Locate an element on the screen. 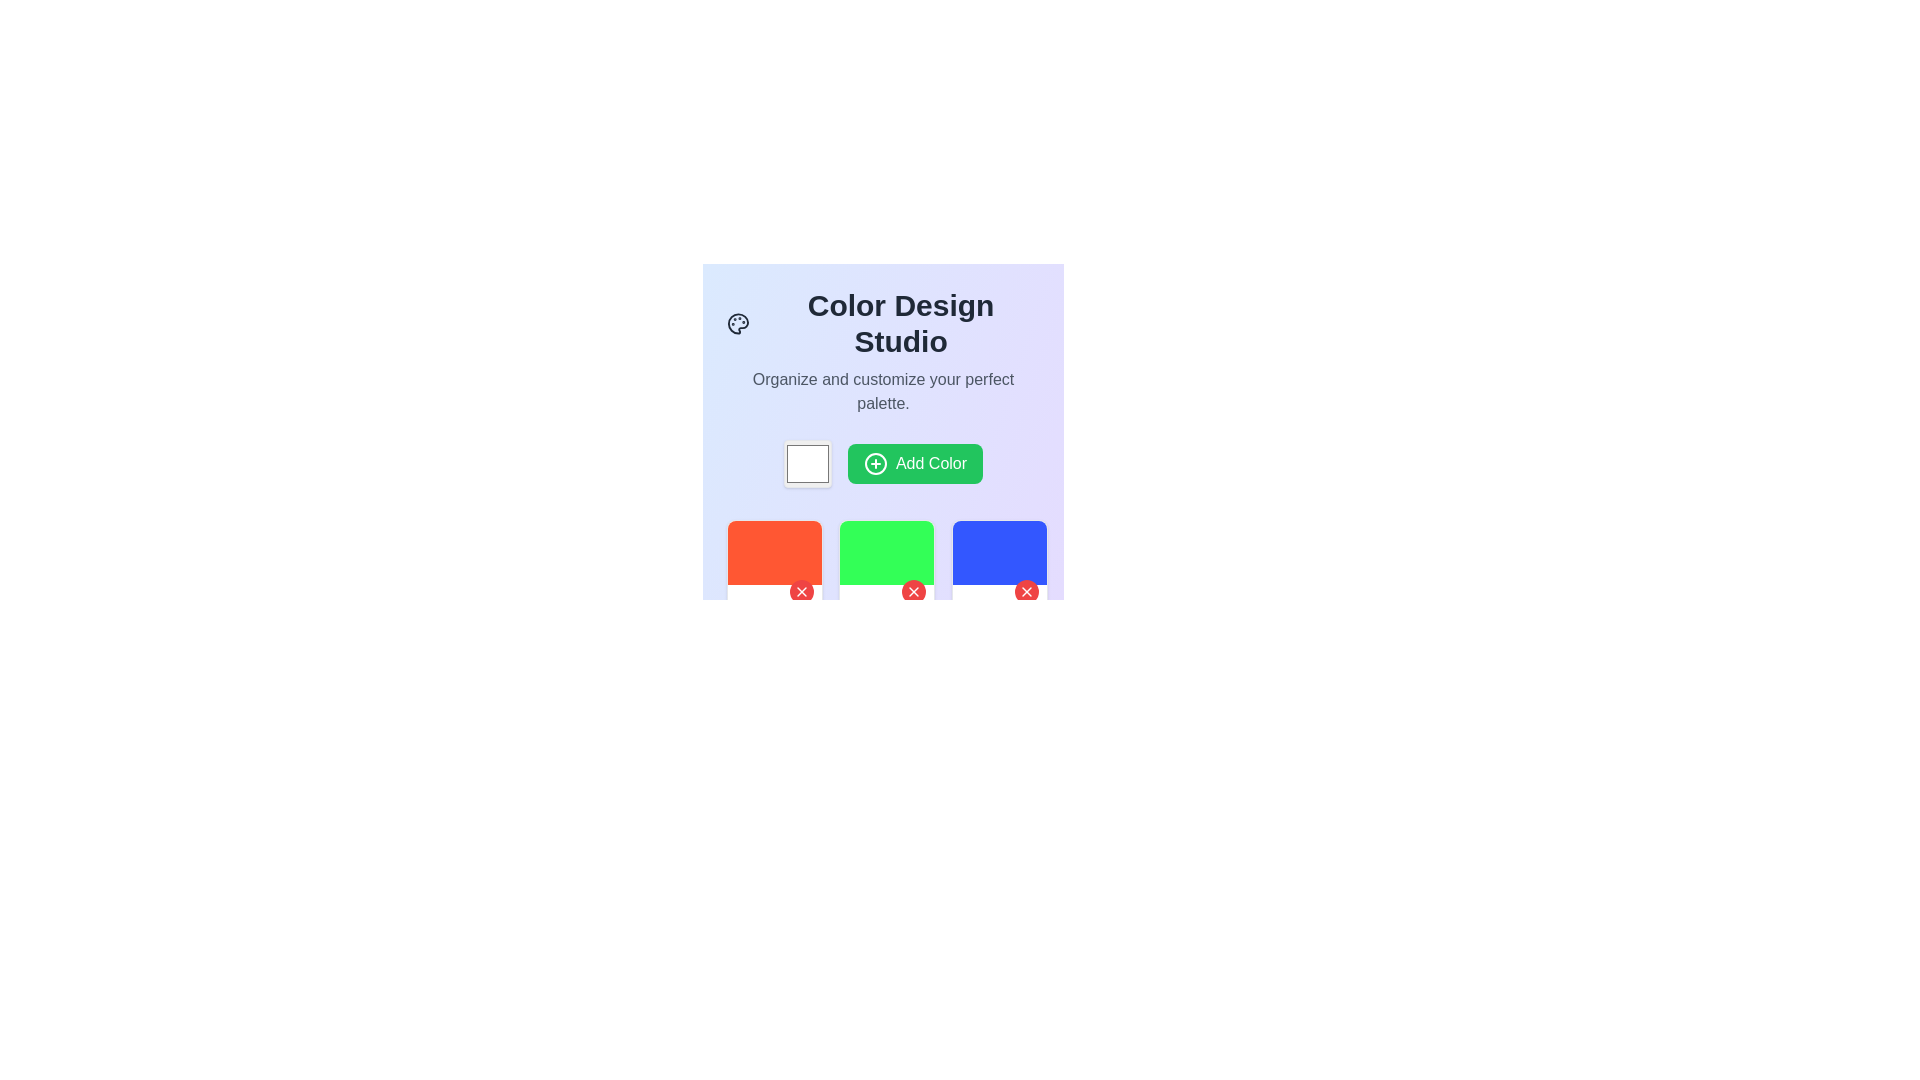  the red circular button with a white 'X' icon located at the bottom-right corner of the green color swatch is located at coordinates (913, 590).